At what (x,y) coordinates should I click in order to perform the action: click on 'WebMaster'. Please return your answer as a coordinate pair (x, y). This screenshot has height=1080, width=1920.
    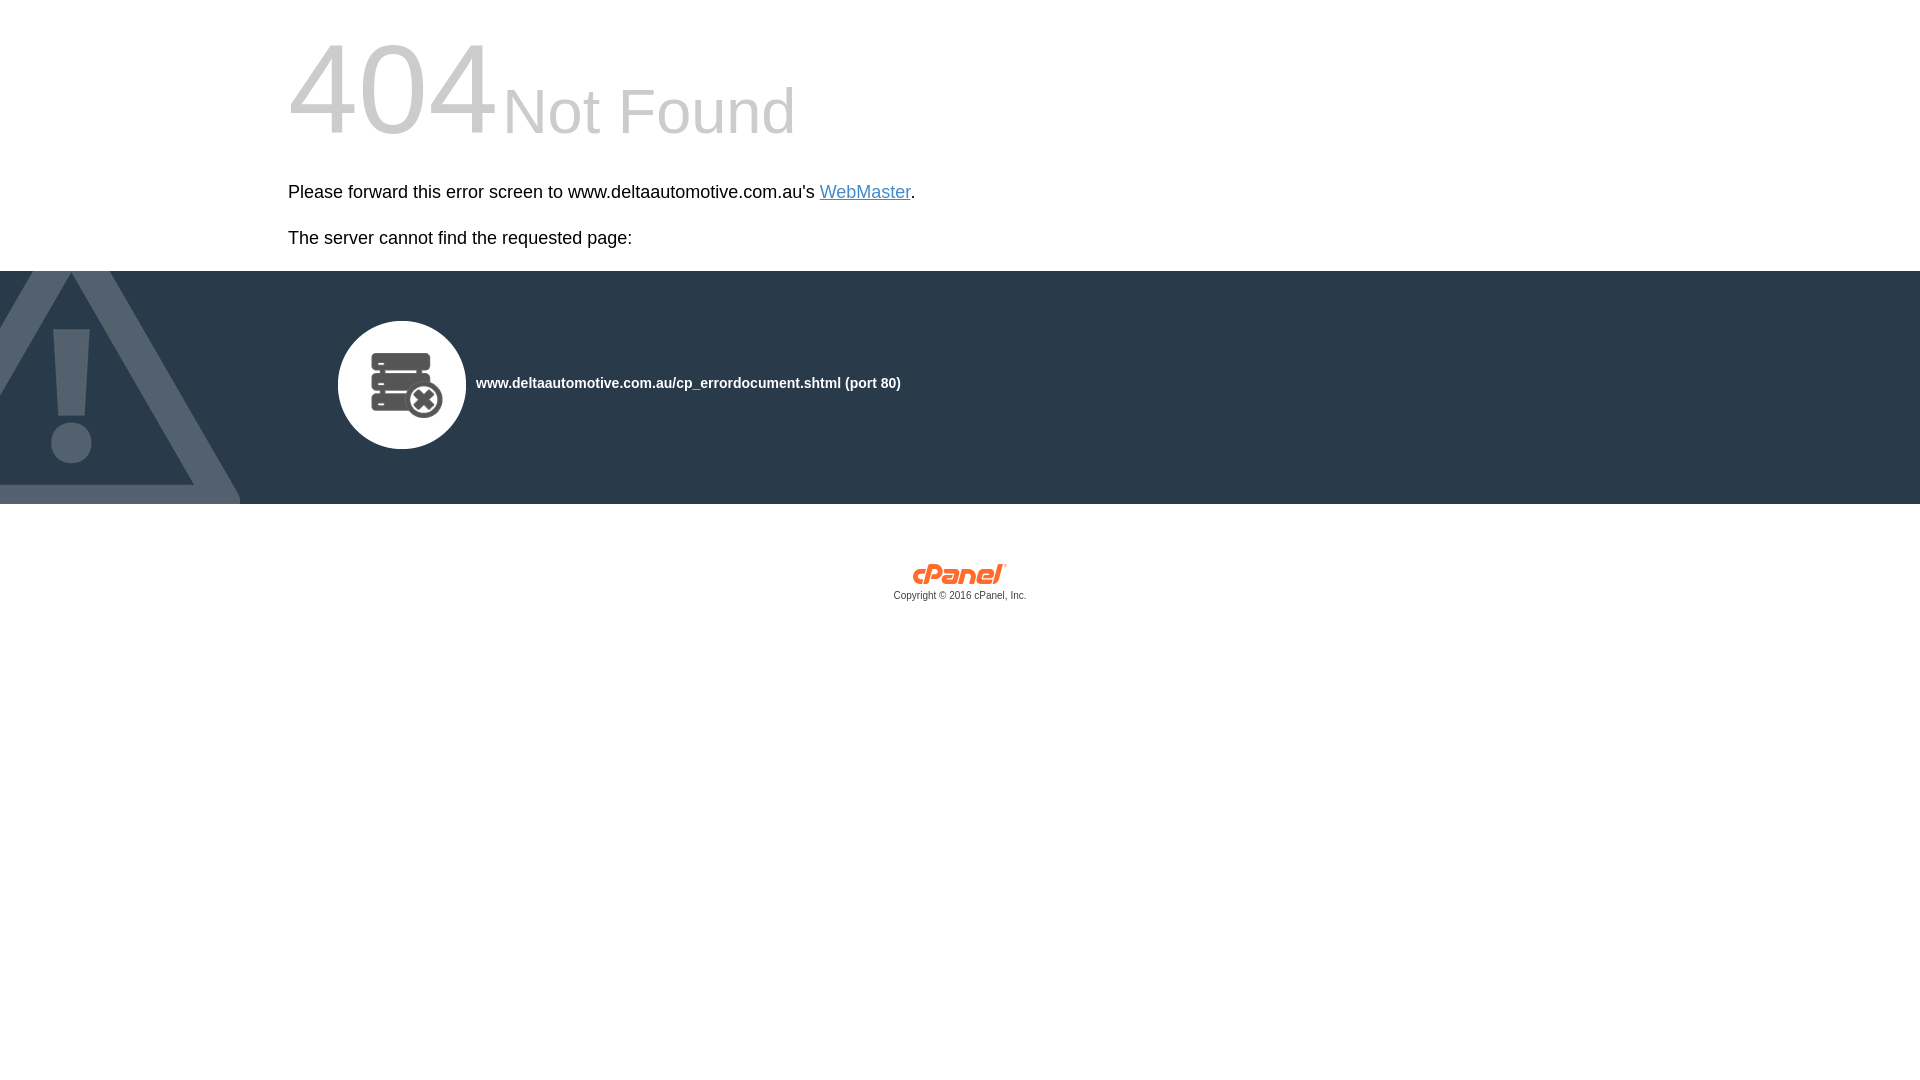
    Looking at the image, I should click on (865, 192).